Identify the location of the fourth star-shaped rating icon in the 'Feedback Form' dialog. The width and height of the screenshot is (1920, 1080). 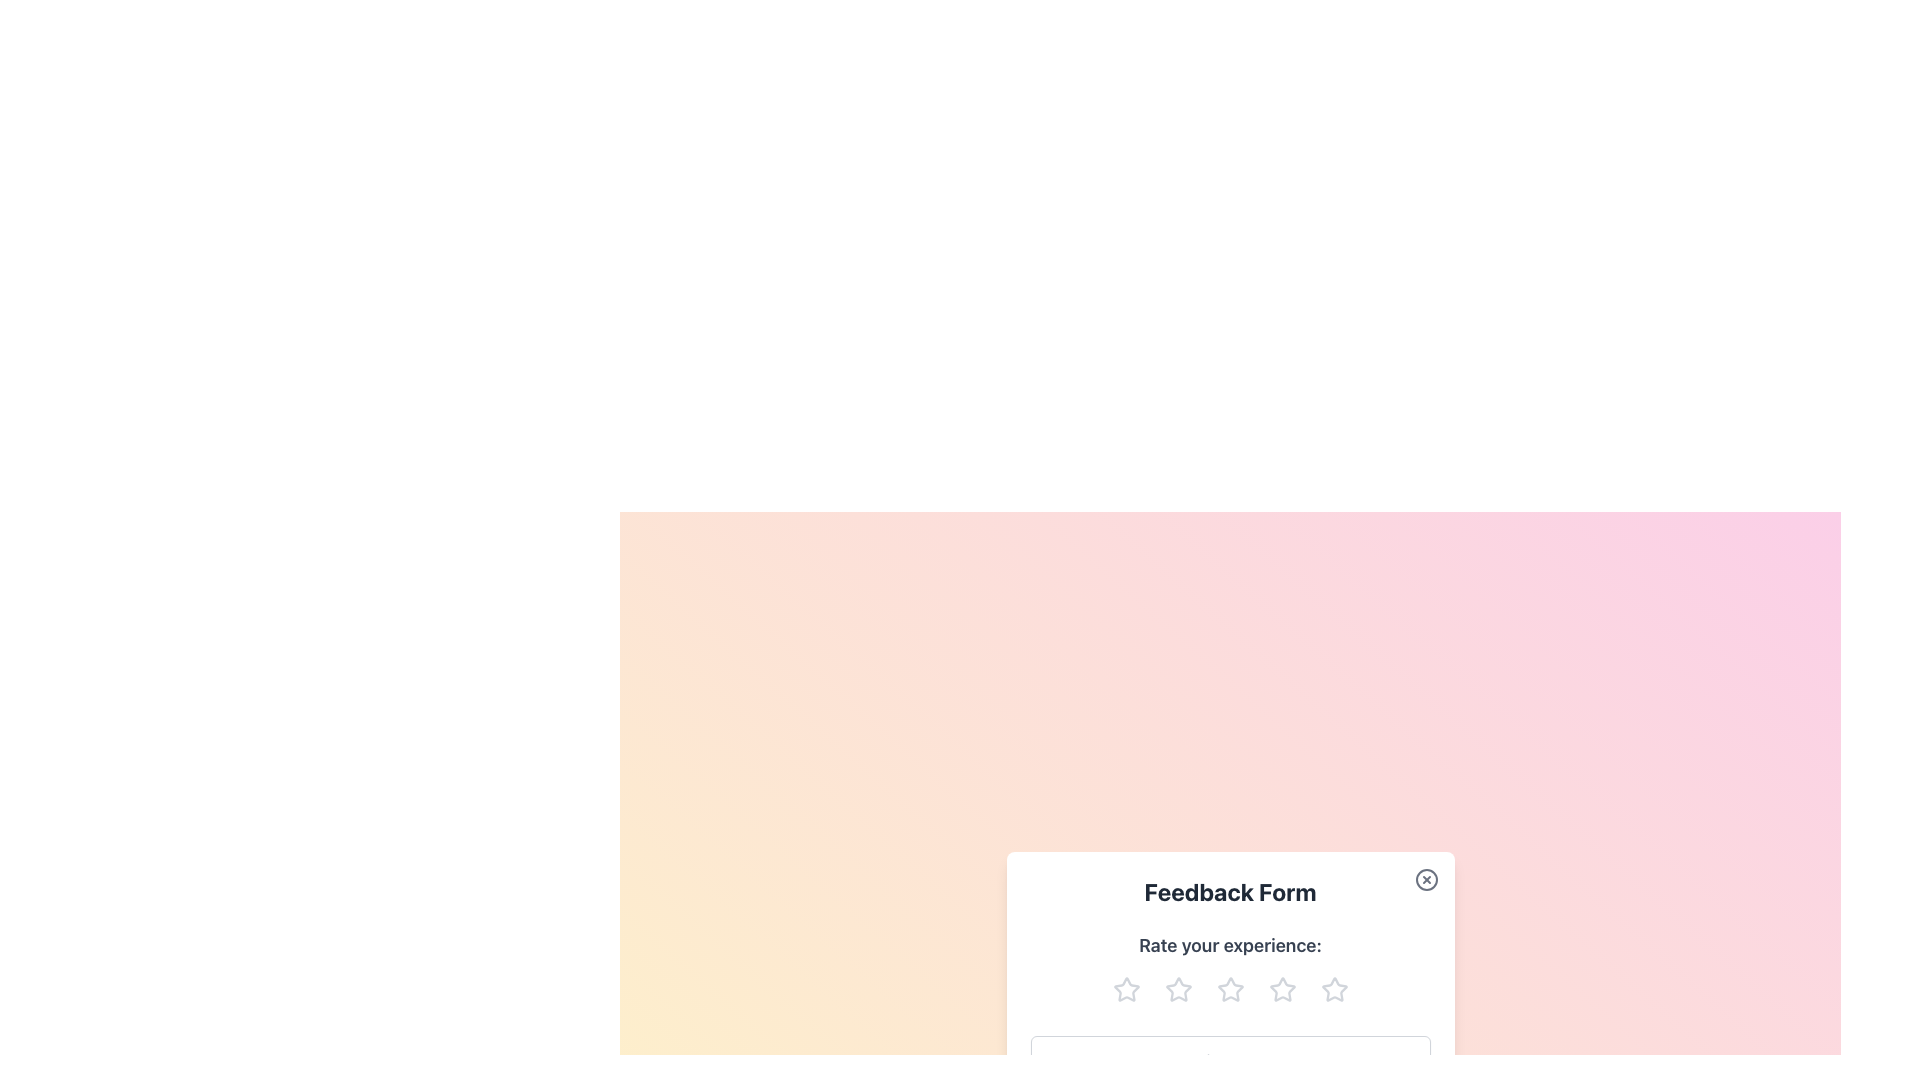
(1334, 990).